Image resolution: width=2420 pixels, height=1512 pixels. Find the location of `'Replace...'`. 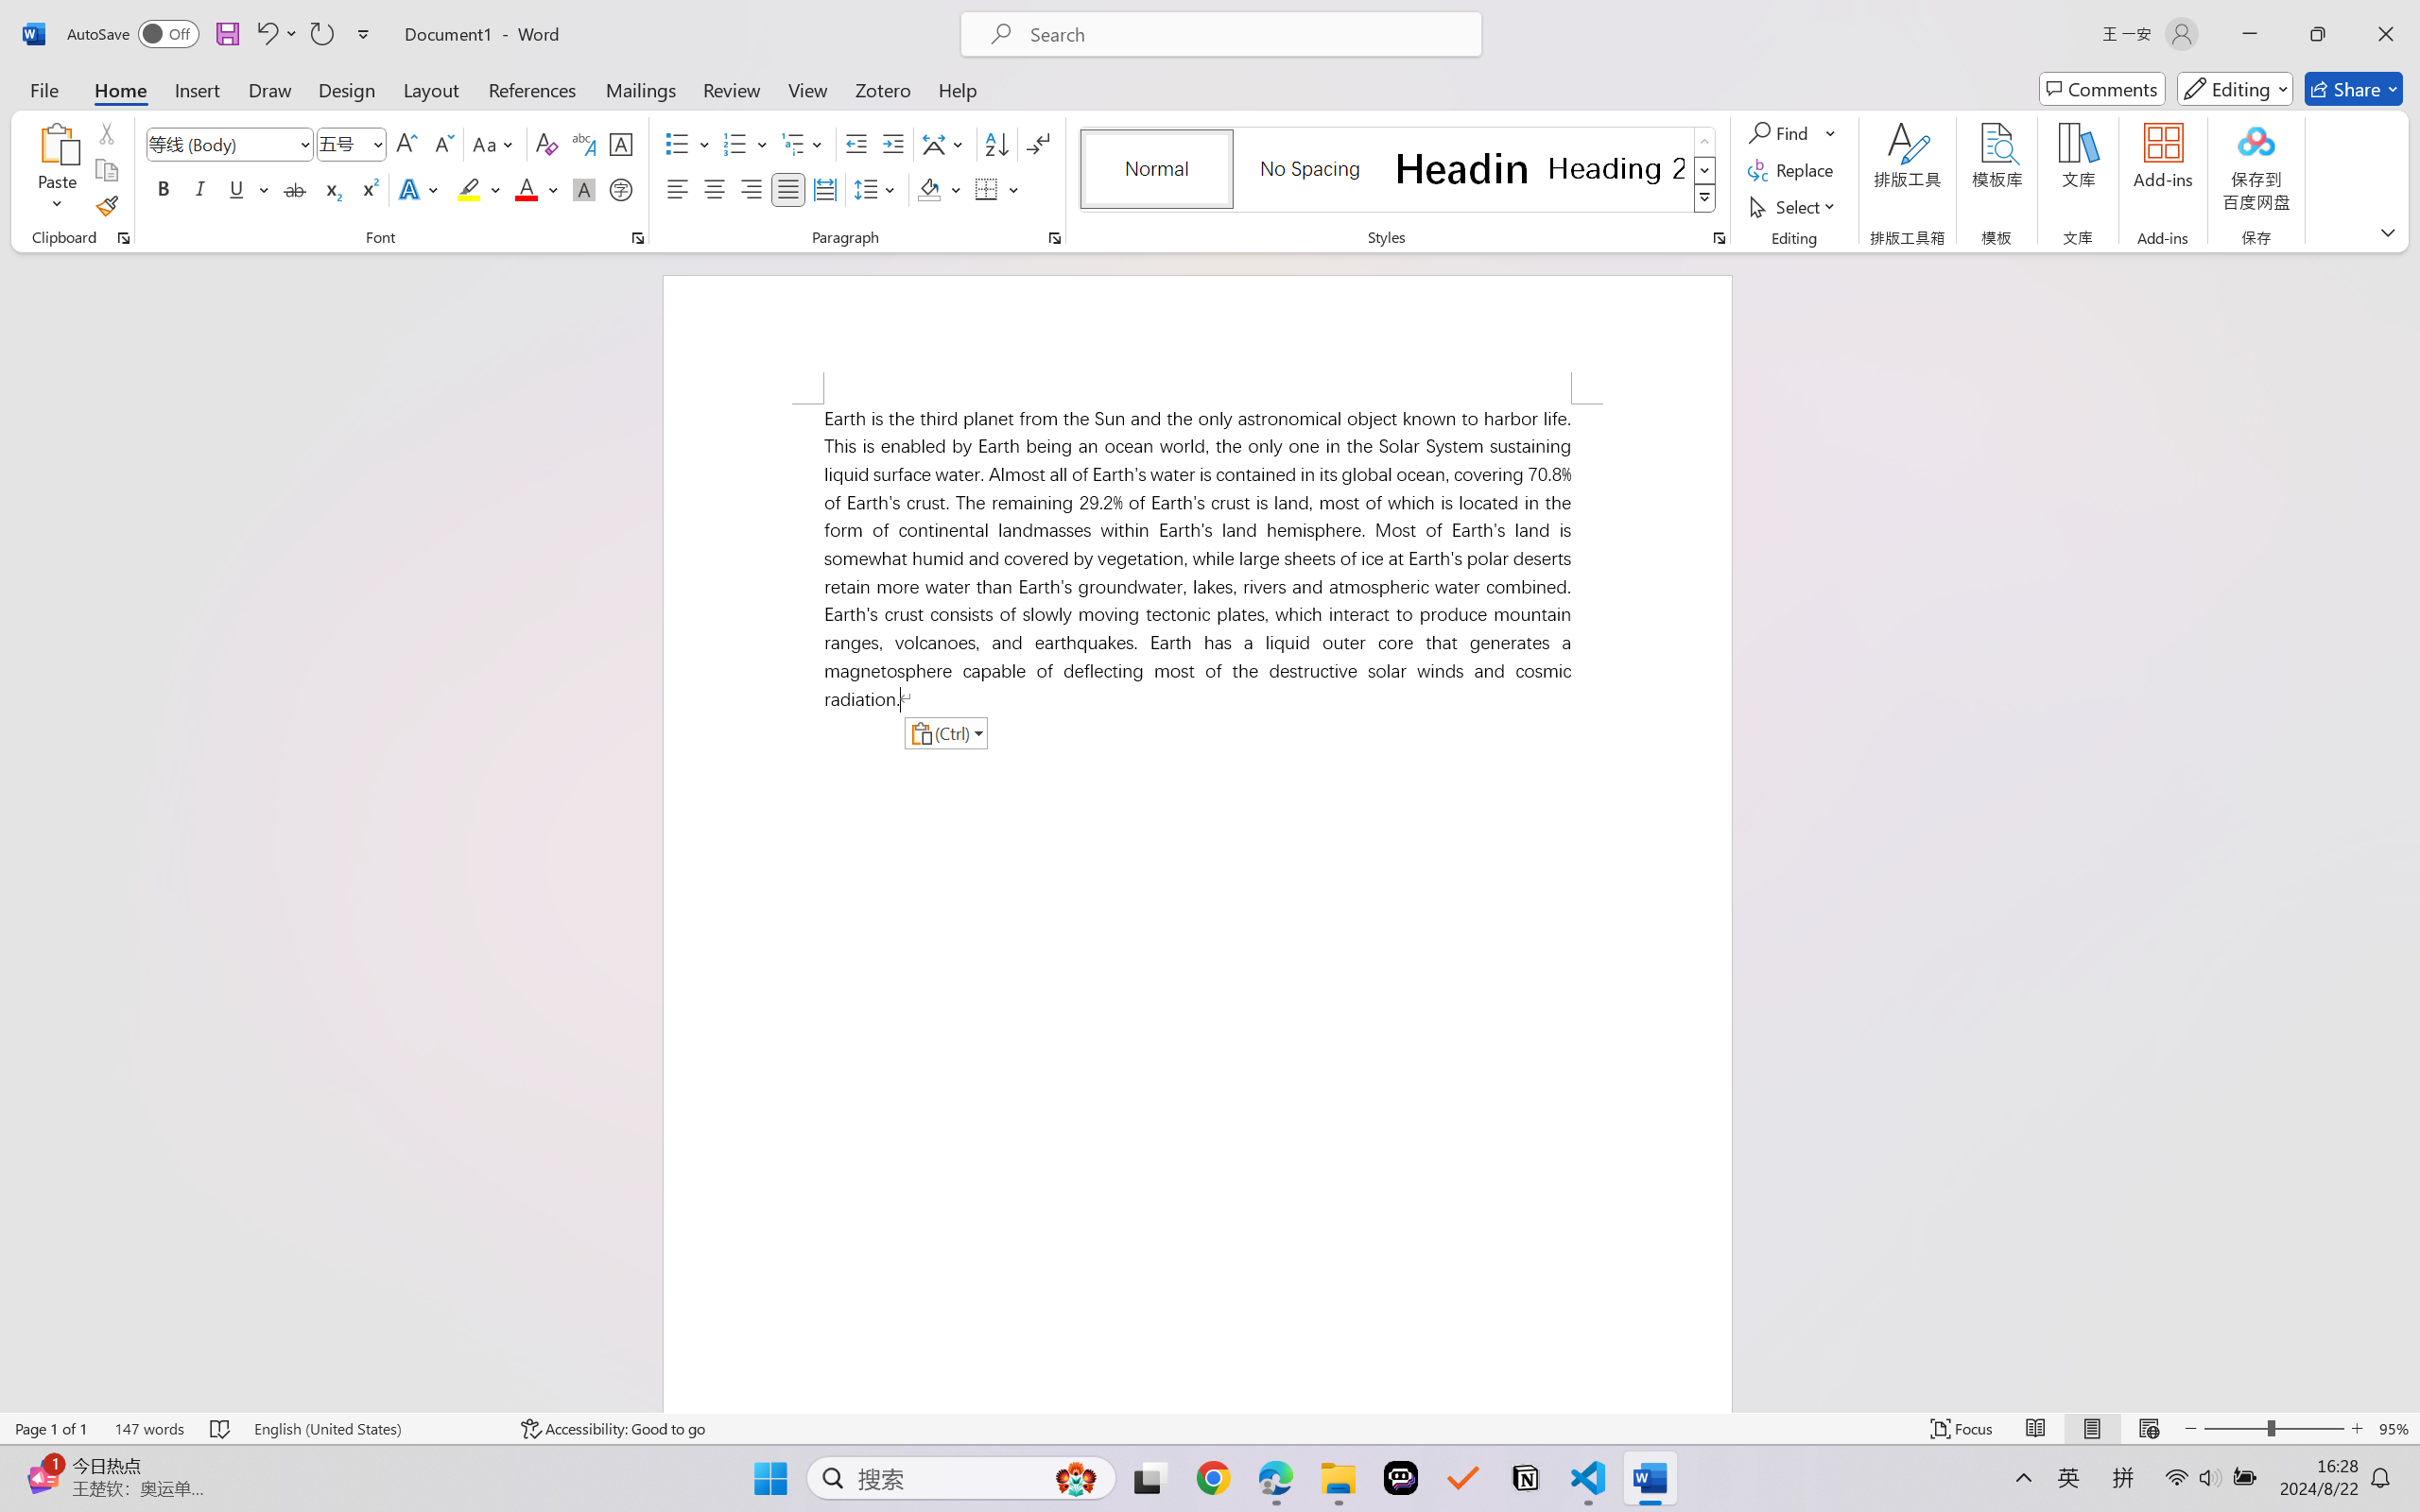

'Replace...' is located at coordinates (1791, 170).